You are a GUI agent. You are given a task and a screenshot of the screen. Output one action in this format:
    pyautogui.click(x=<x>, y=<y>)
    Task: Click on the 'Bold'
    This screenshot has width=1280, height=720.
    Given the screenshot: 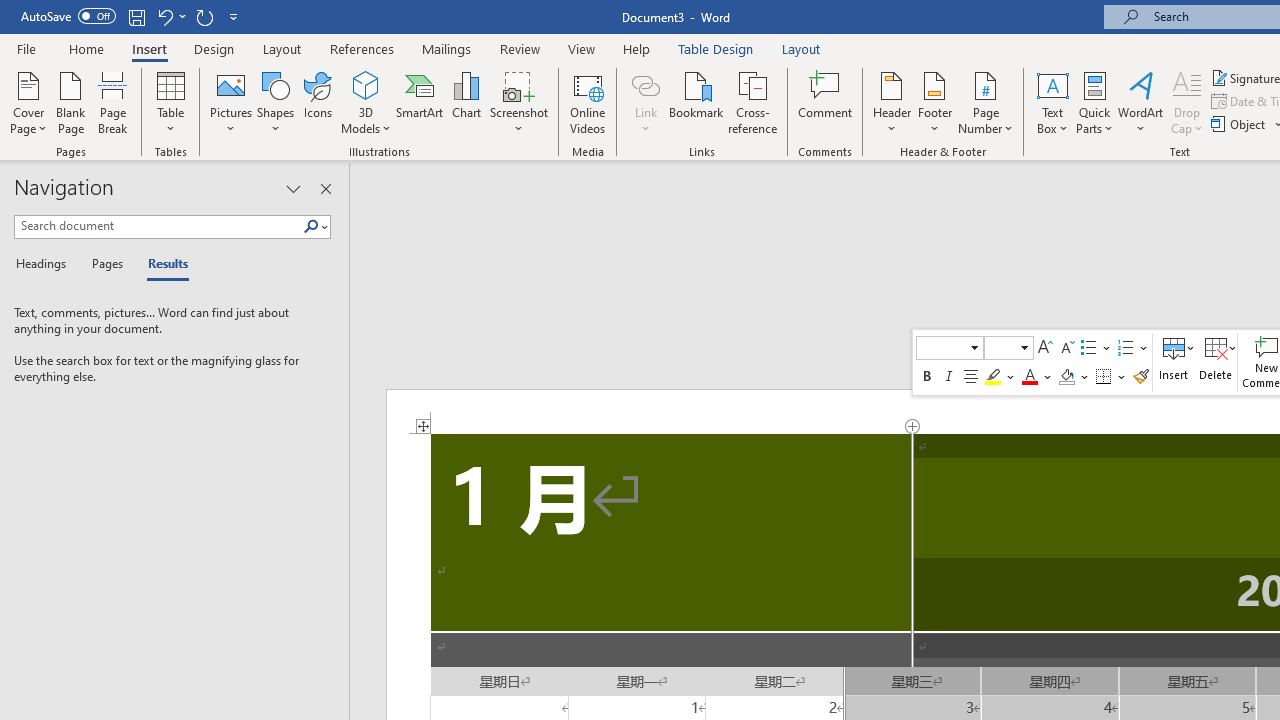 What is the action you would take?
    pyautogui.click(x=926, y=376)
    